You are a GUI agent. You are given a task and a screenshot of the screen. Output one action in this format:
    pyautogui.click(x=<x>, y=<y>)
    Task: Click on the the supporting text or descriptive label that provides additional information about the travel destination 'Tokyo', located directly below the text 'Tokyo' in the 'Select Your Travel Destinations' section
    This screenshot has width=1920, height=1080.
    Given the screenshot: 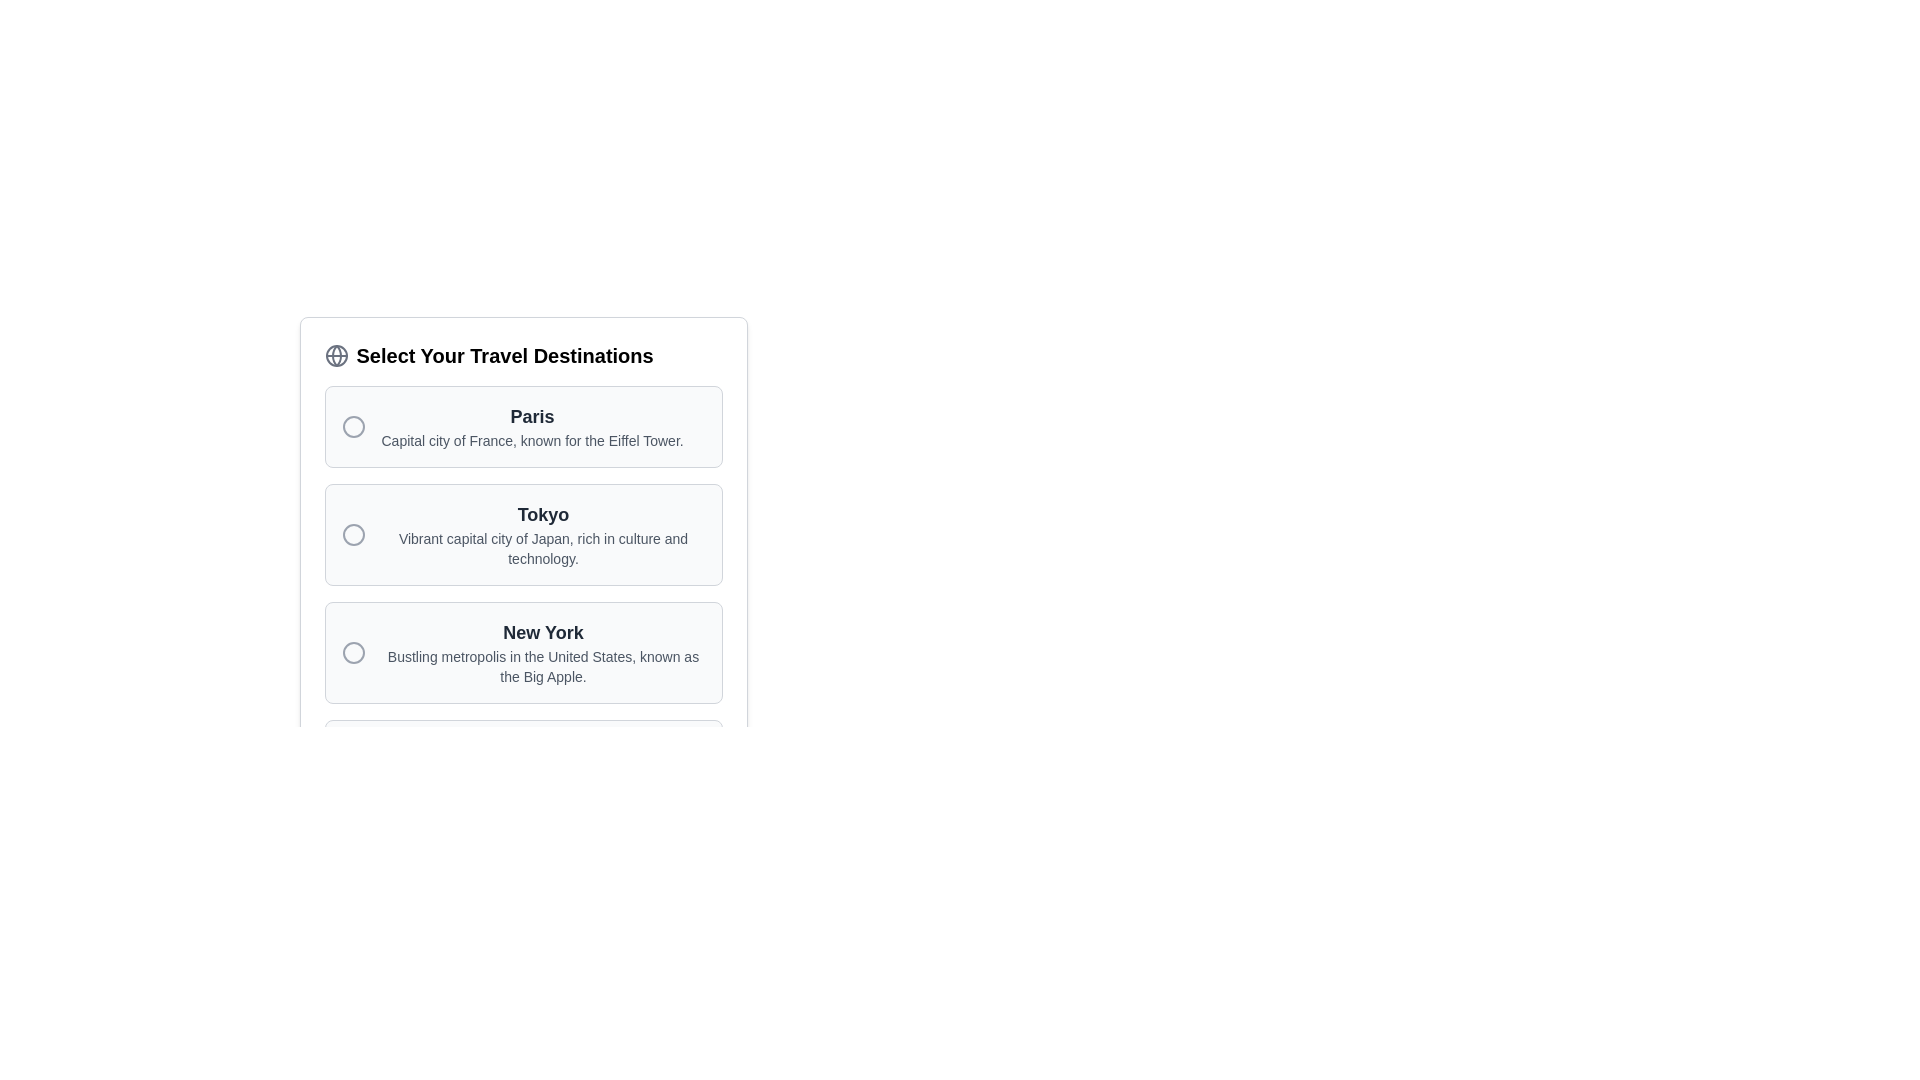 What is the action you would take?
    pyautogui.click(x=543, y=548)
    